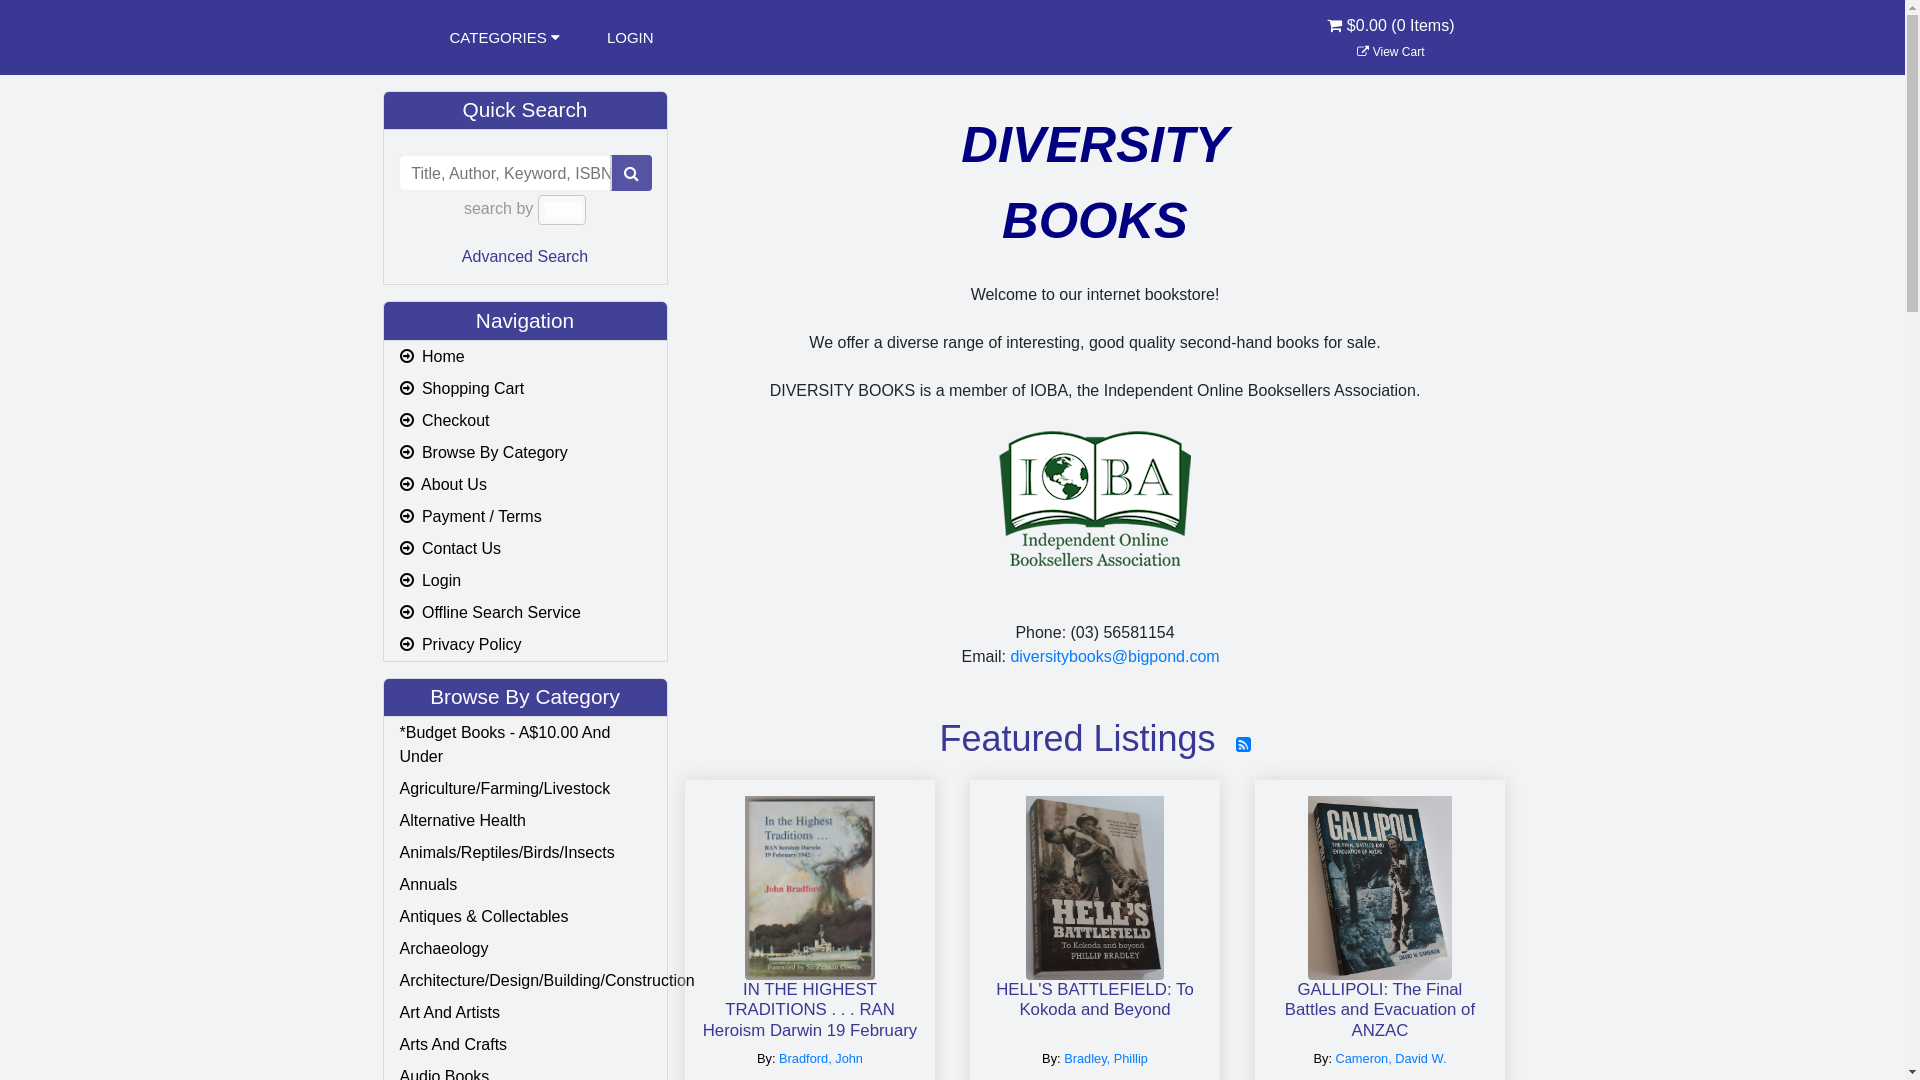 The image size is (1920, 1080). I want to click on 'Annuals', so click(525, 883).